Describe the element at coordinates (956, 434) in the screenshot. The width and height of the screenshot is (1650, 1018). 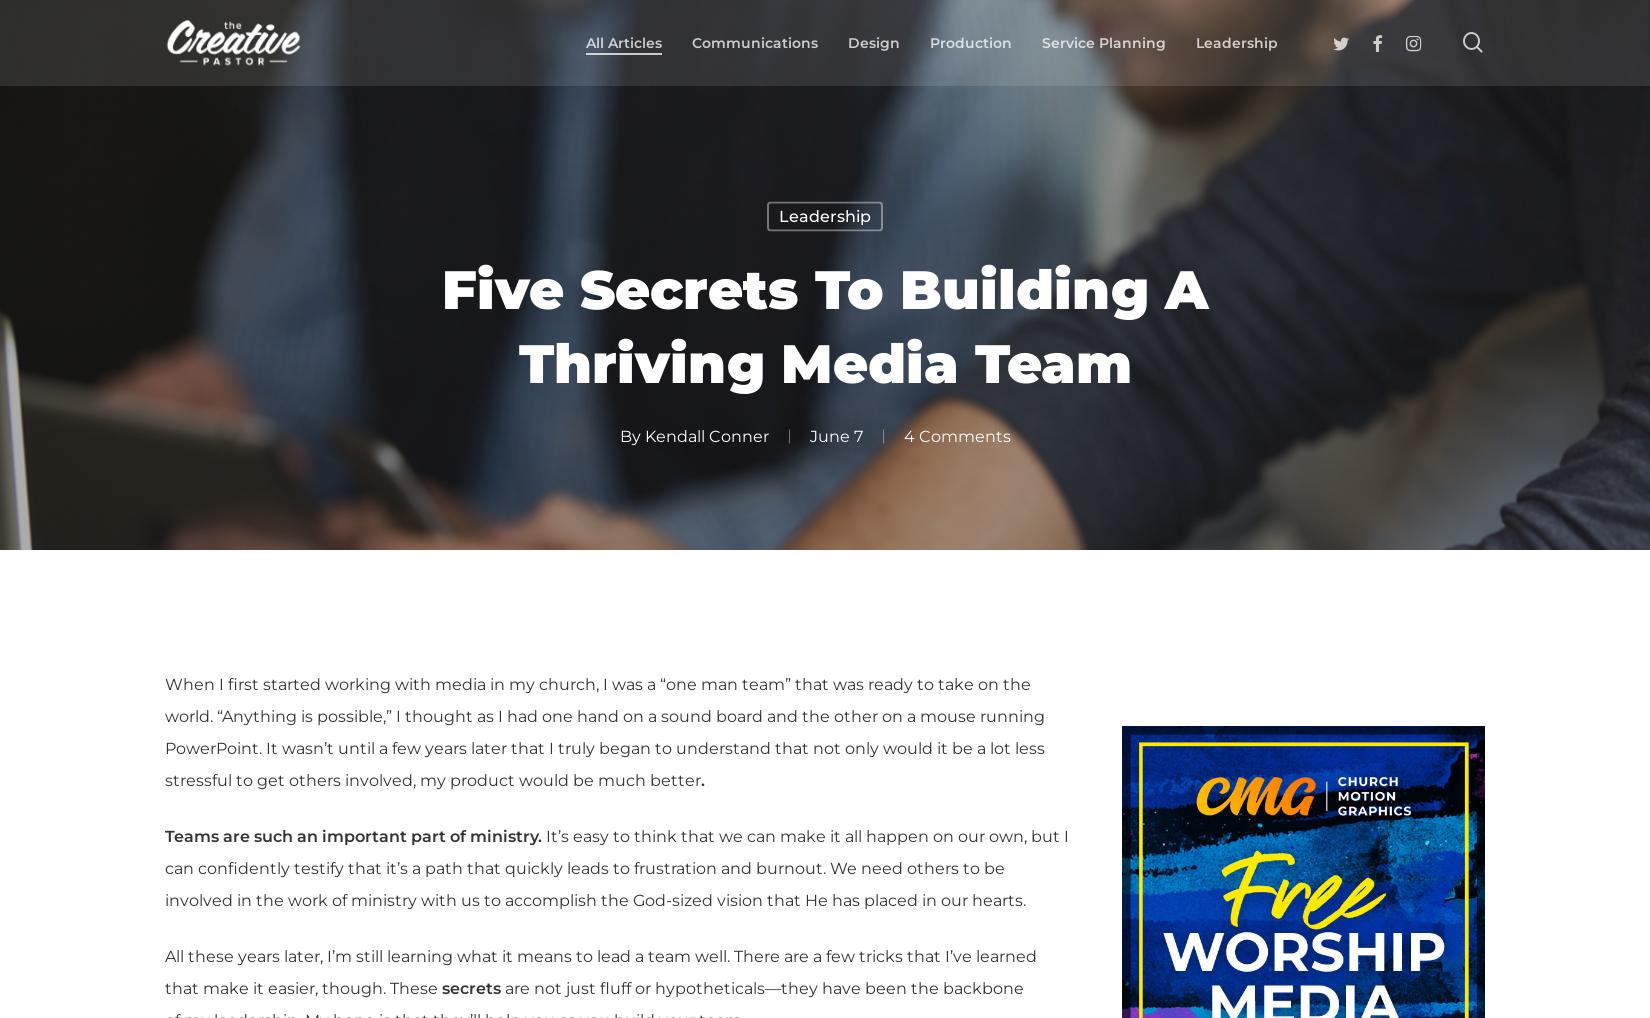
I see `'4 Comments'` at that location.